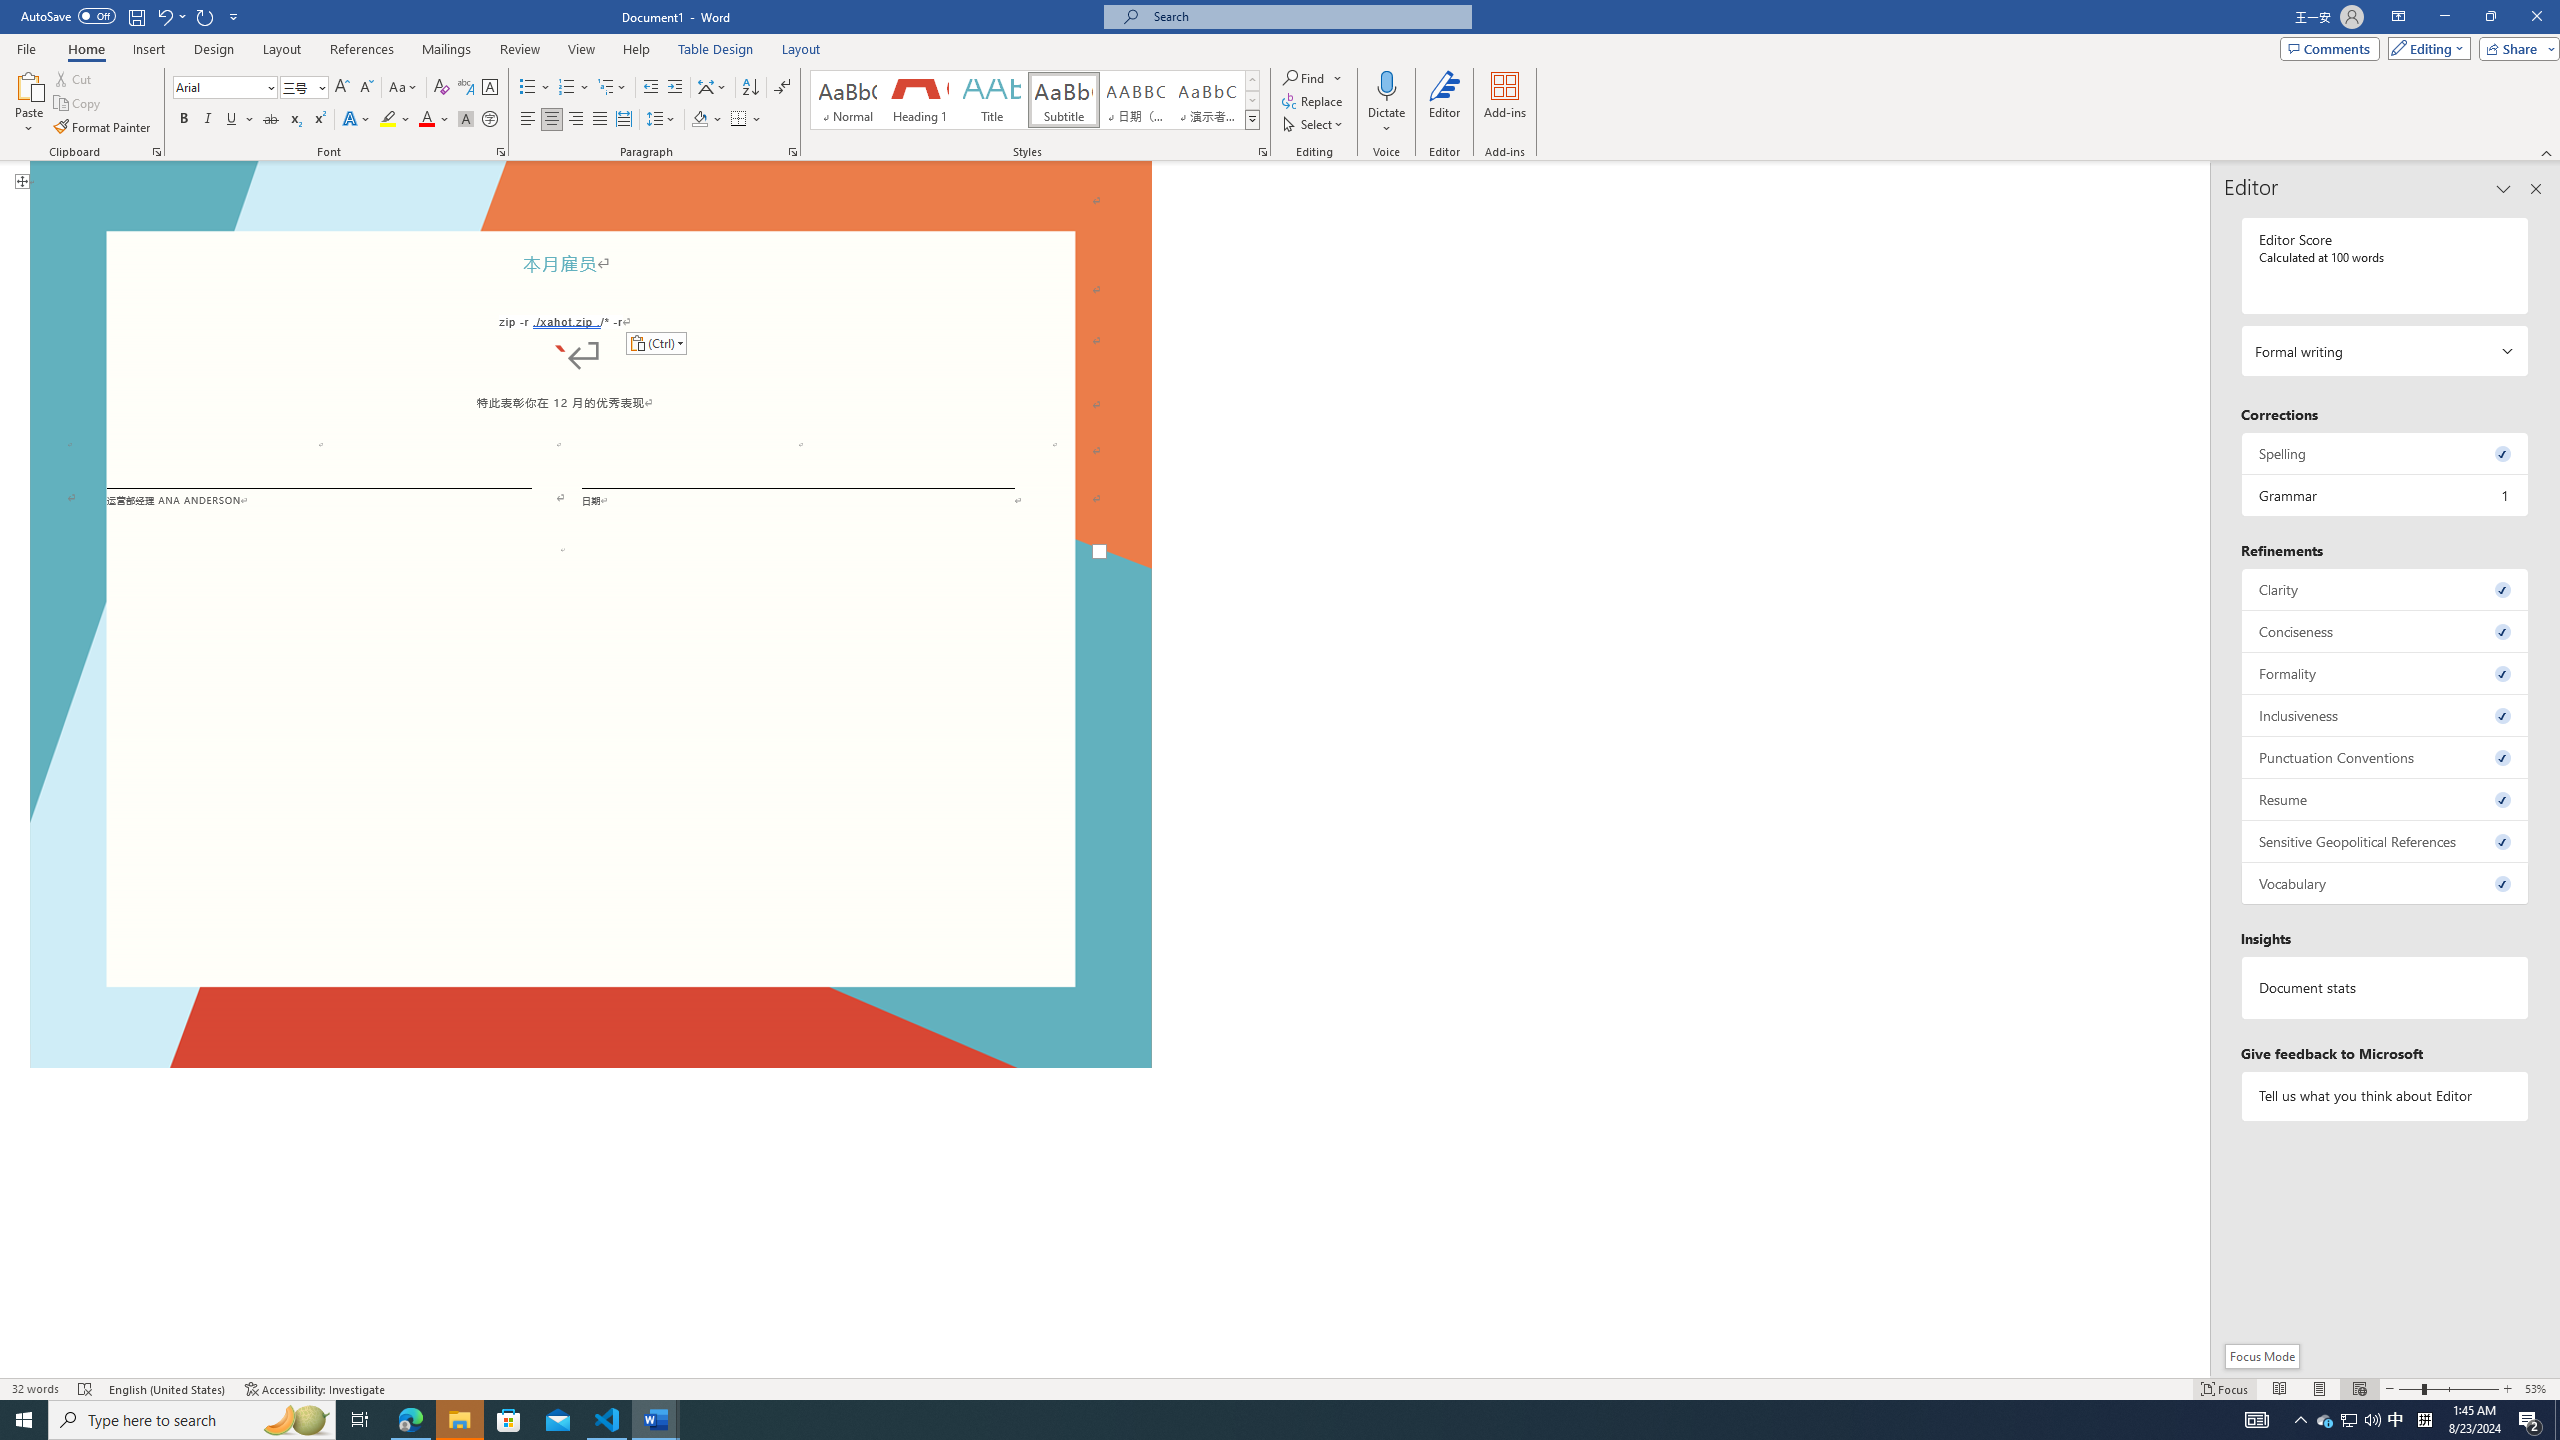  Describe the element at coordinates (2261, 1355) in the screenshot. I see `'Focus Mode'` at that location.